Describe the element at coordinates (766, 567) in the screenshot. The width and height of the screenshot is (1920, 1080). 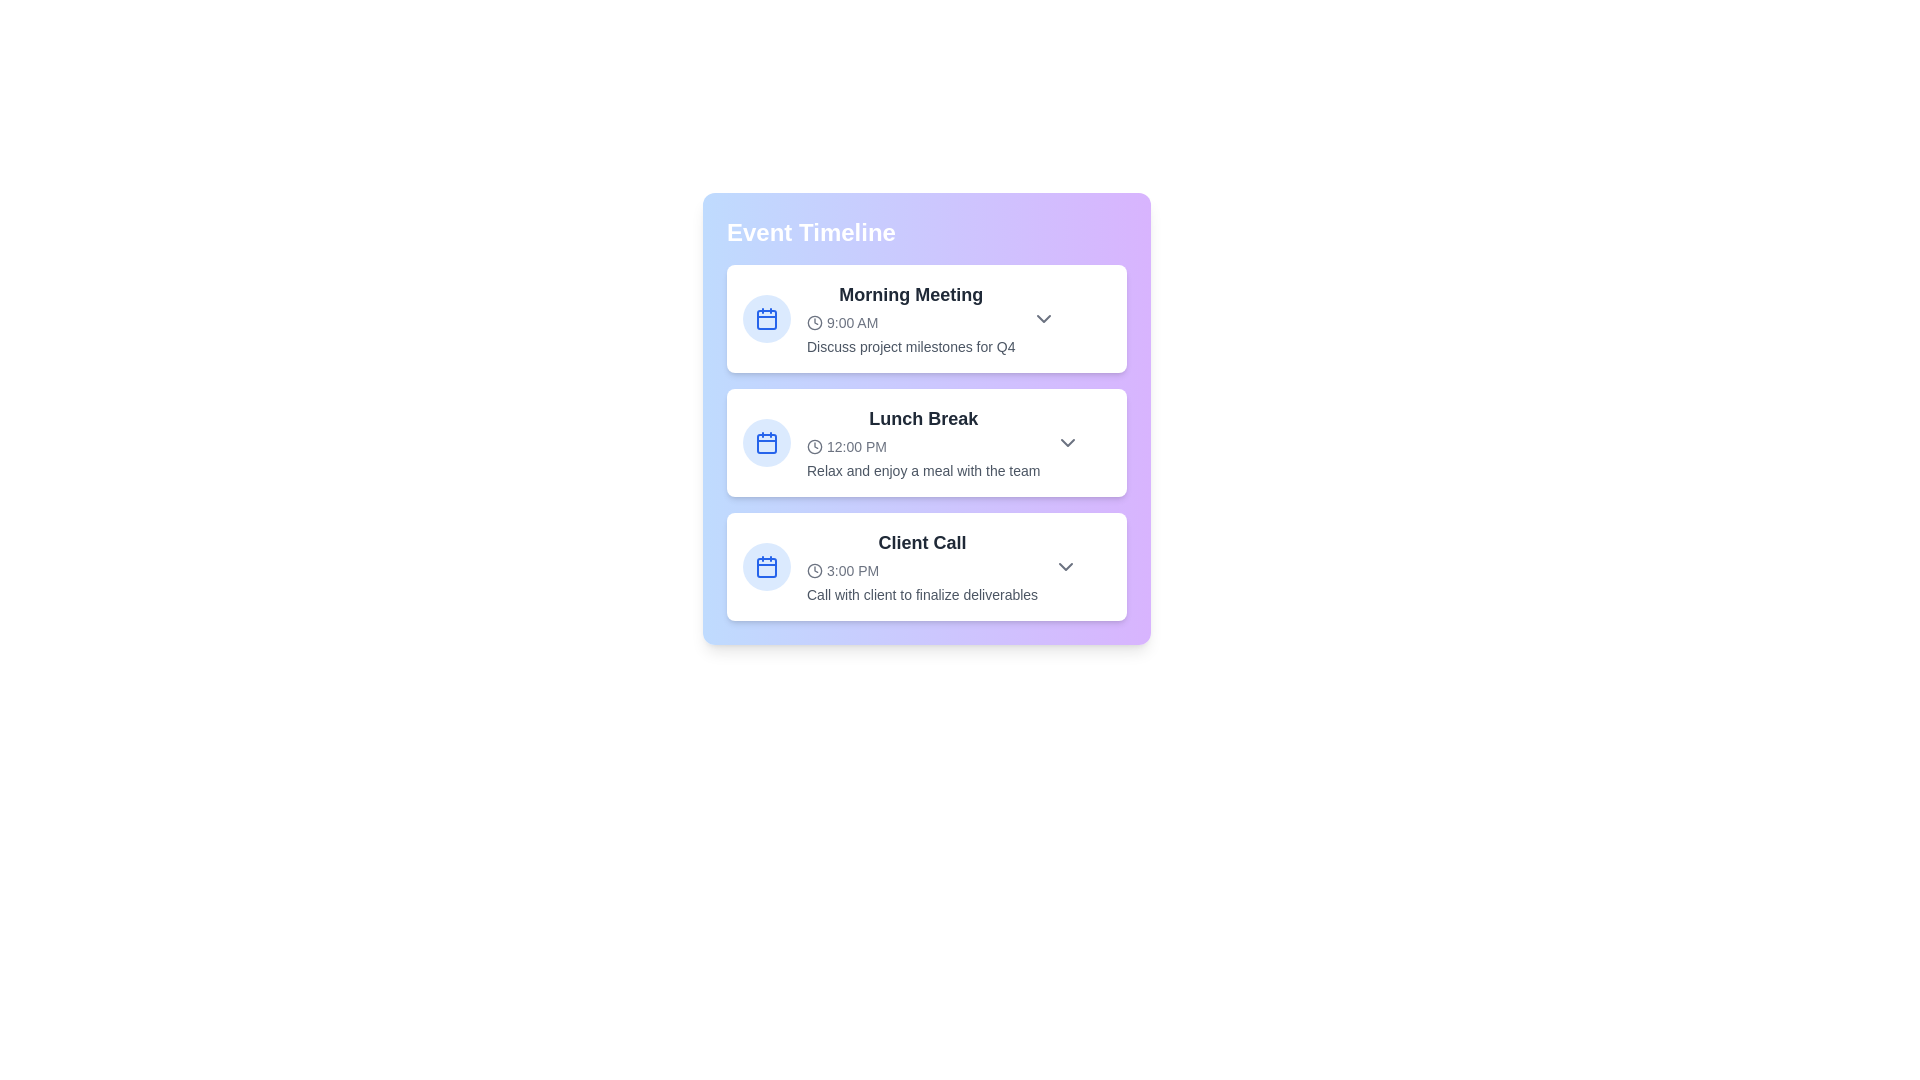
I see `the icon associated with the event Client Call to inspect its details` at that location.